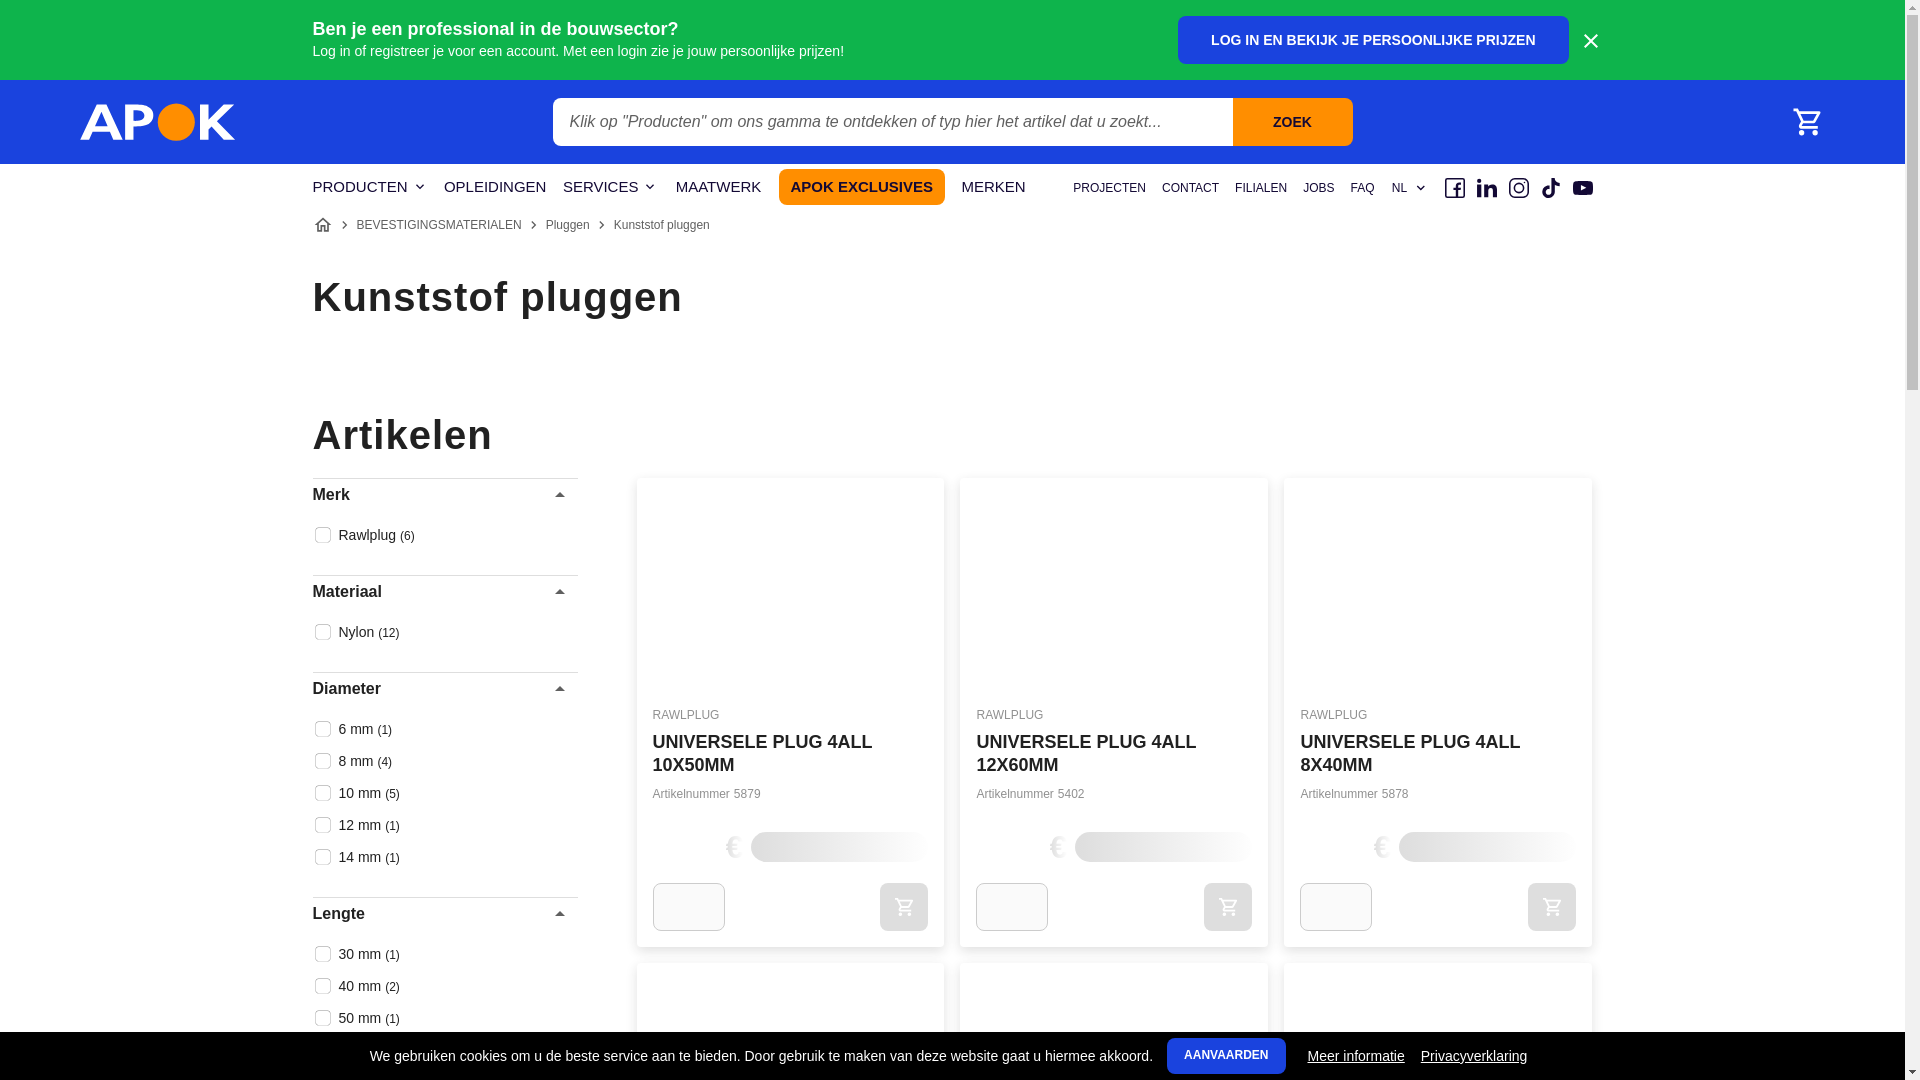 This screenshot has width=1920, height=1080. Describe the element at coordinates (1361, 188) in the screenshot. I see `'FAQ'` at that location.